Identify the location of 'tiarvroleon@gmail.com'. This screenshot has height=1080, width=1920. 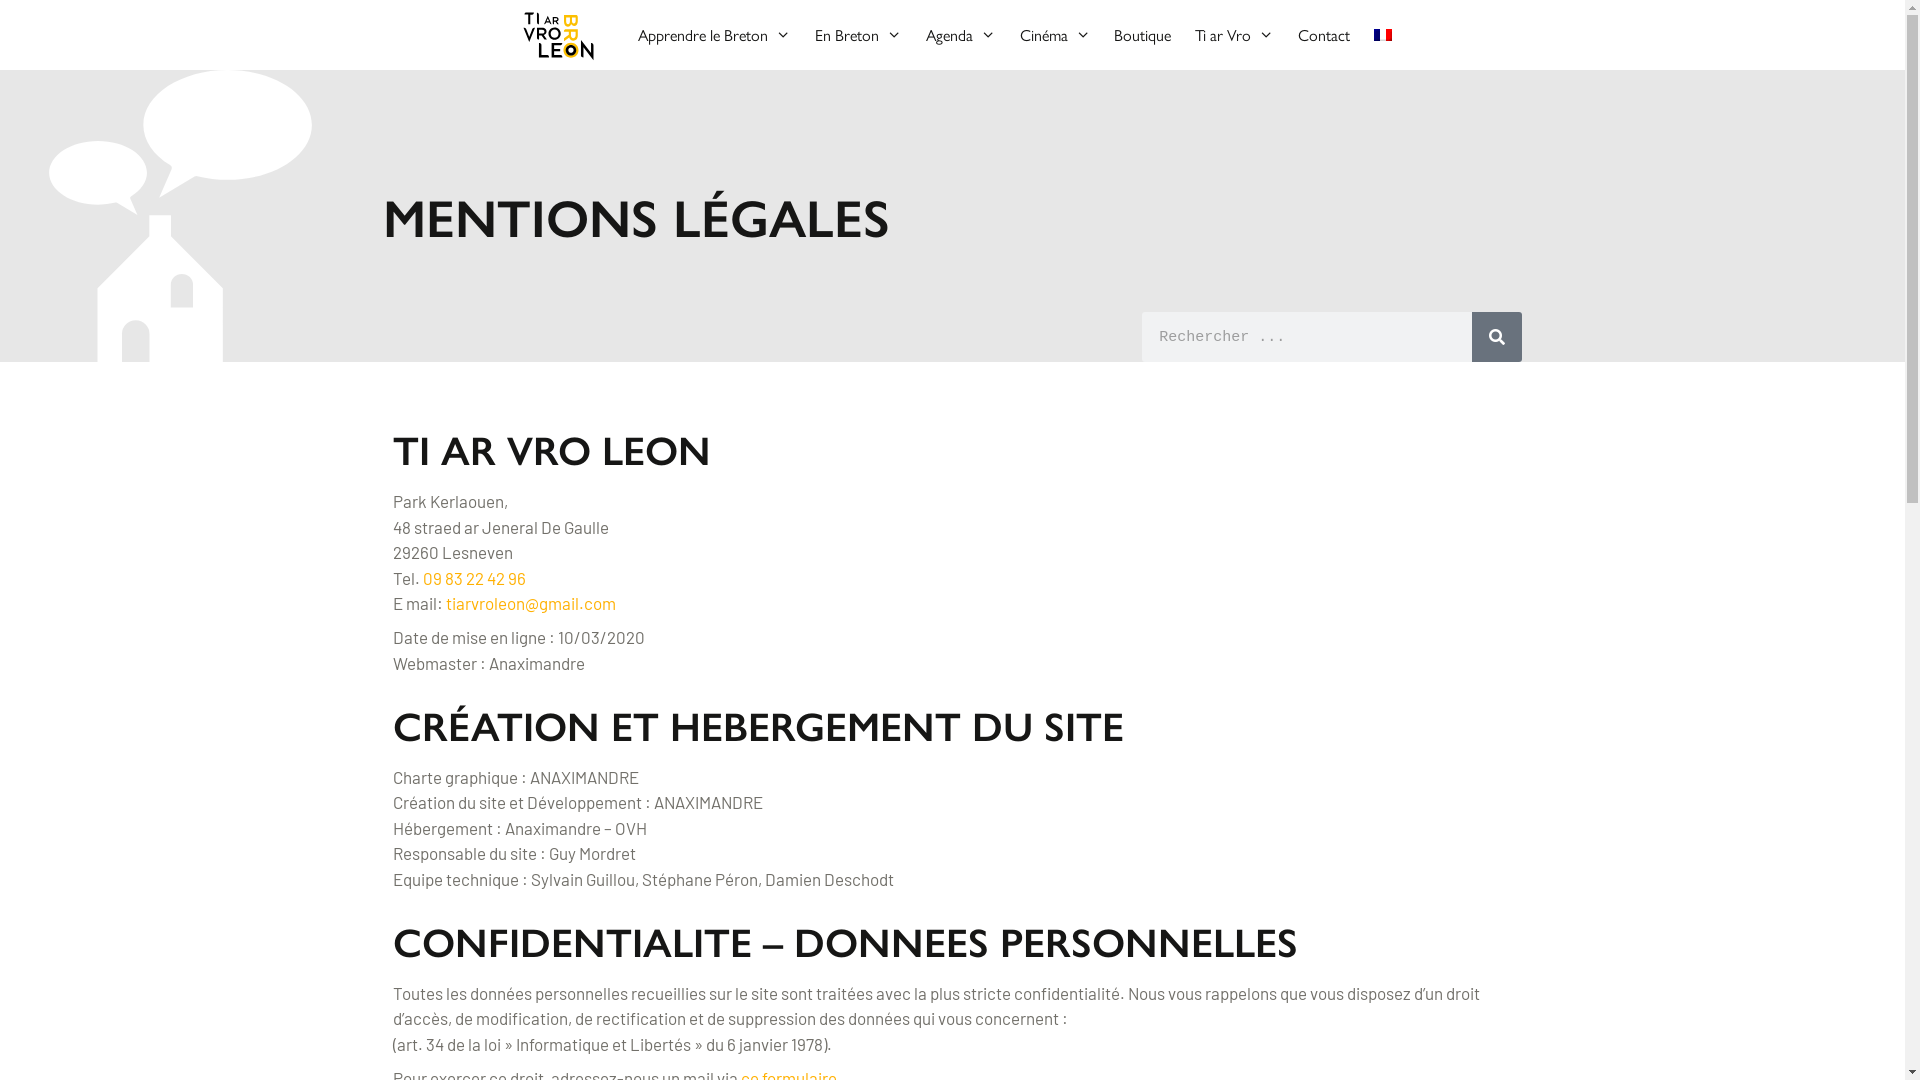
(531, 601).